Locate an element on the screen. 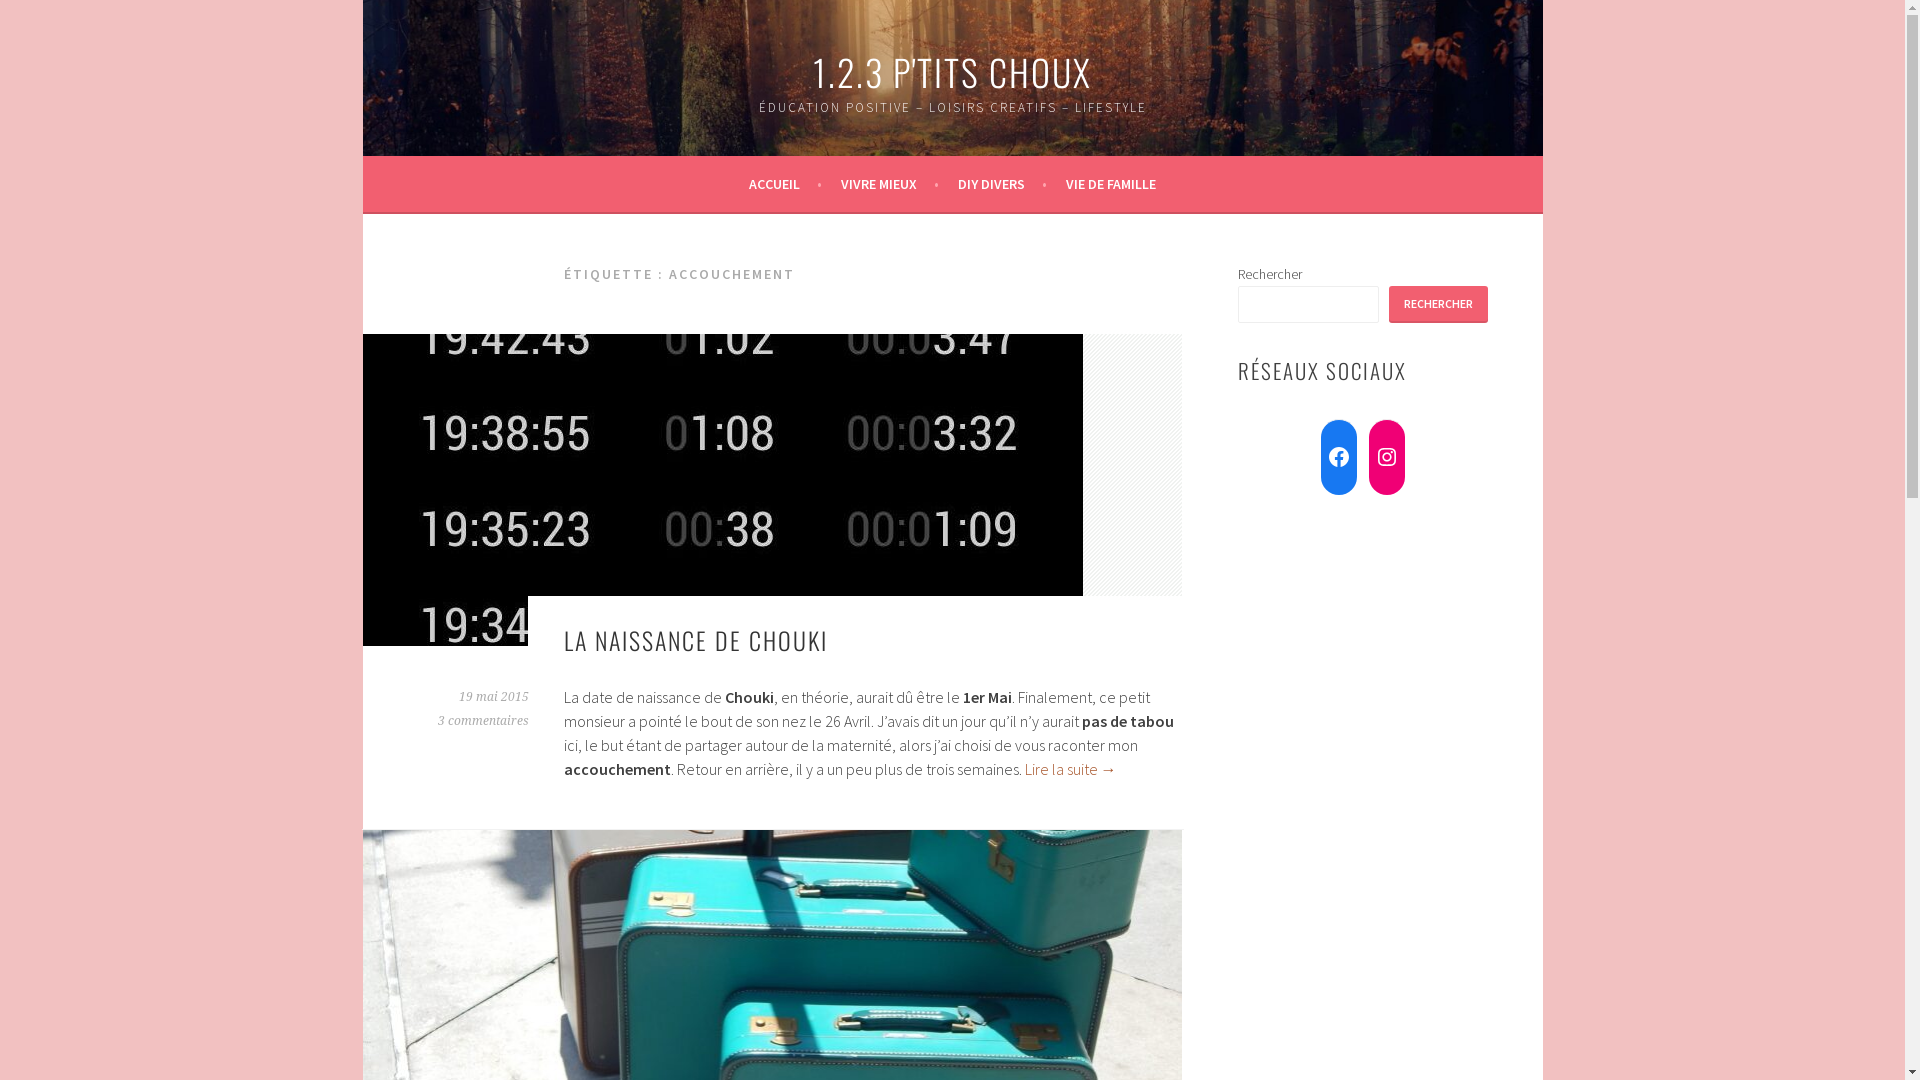 This screenshot has width=1920, height=1080. 'VIVRE MIEUX' is located at coordinates (888, 184).